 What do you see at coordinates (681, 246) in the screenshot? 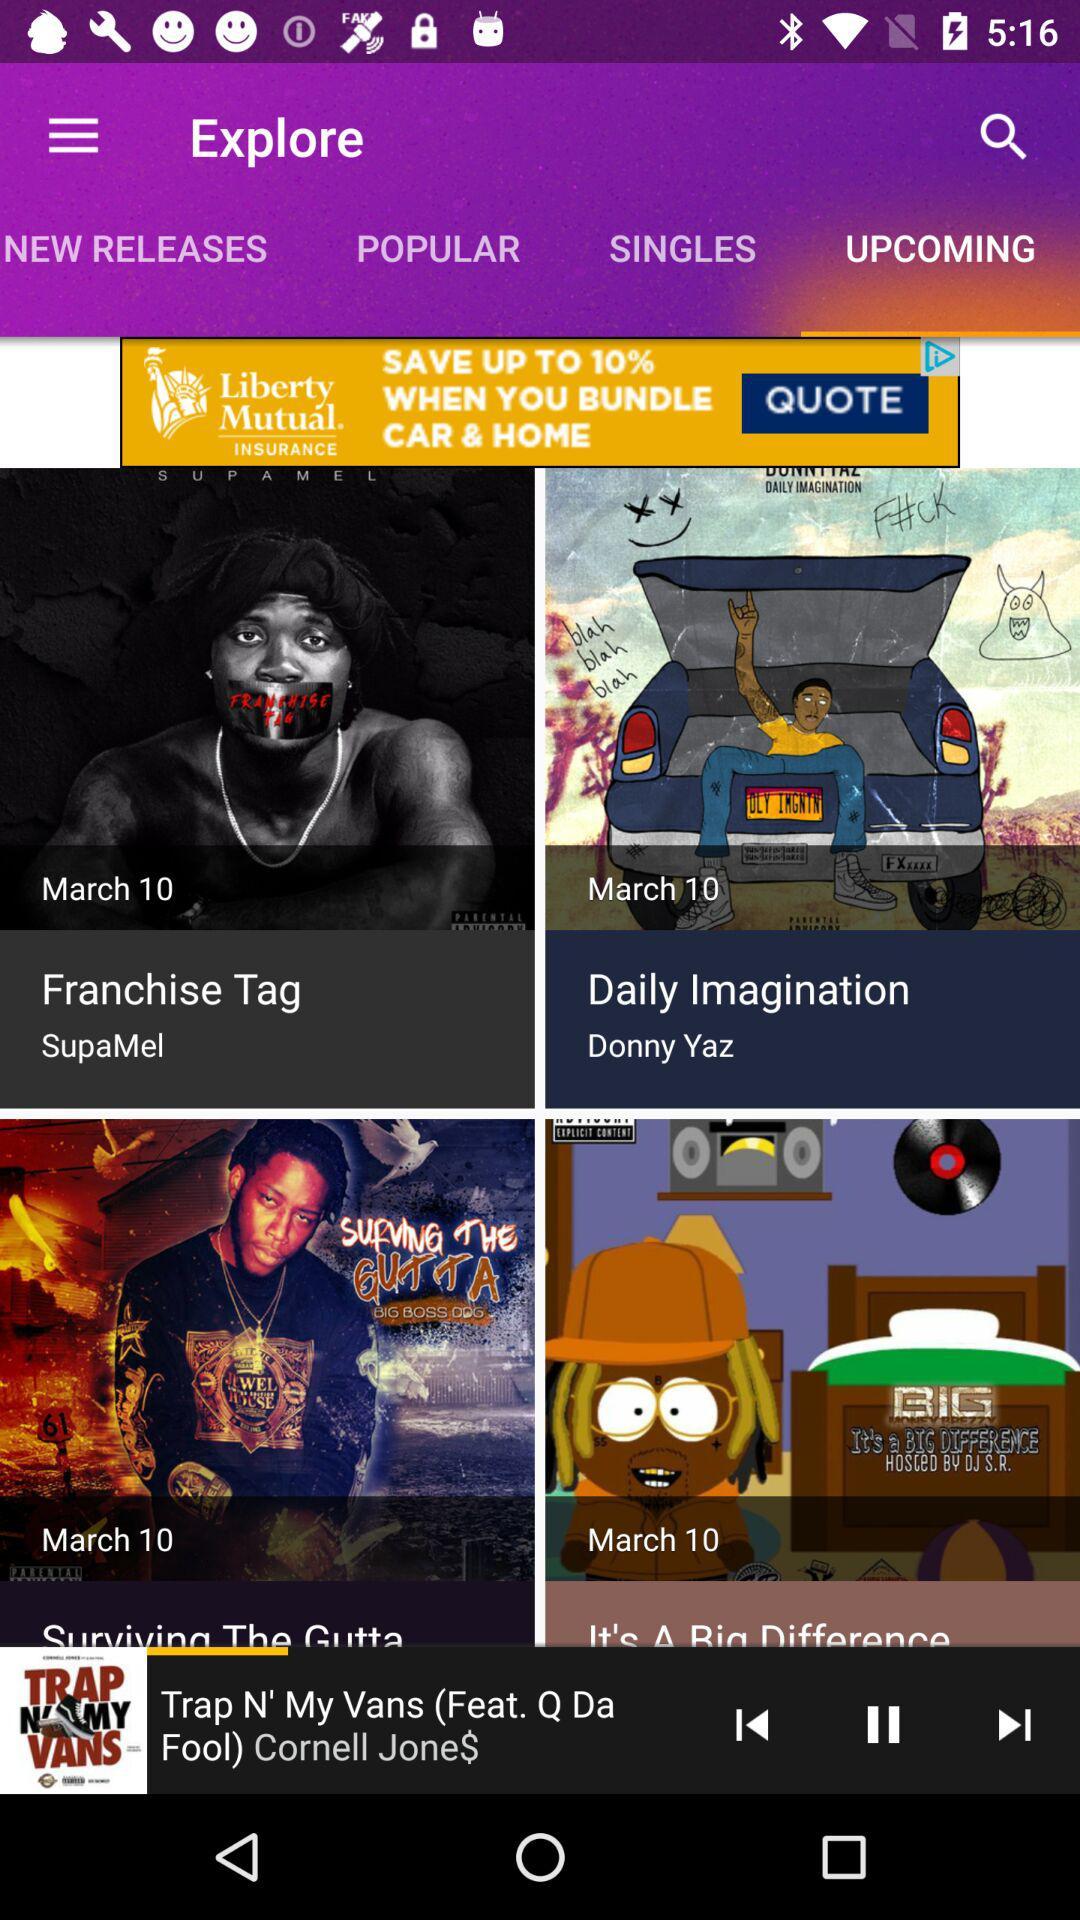
I see `the item next to upcoming` at bounding box center [681, 246].